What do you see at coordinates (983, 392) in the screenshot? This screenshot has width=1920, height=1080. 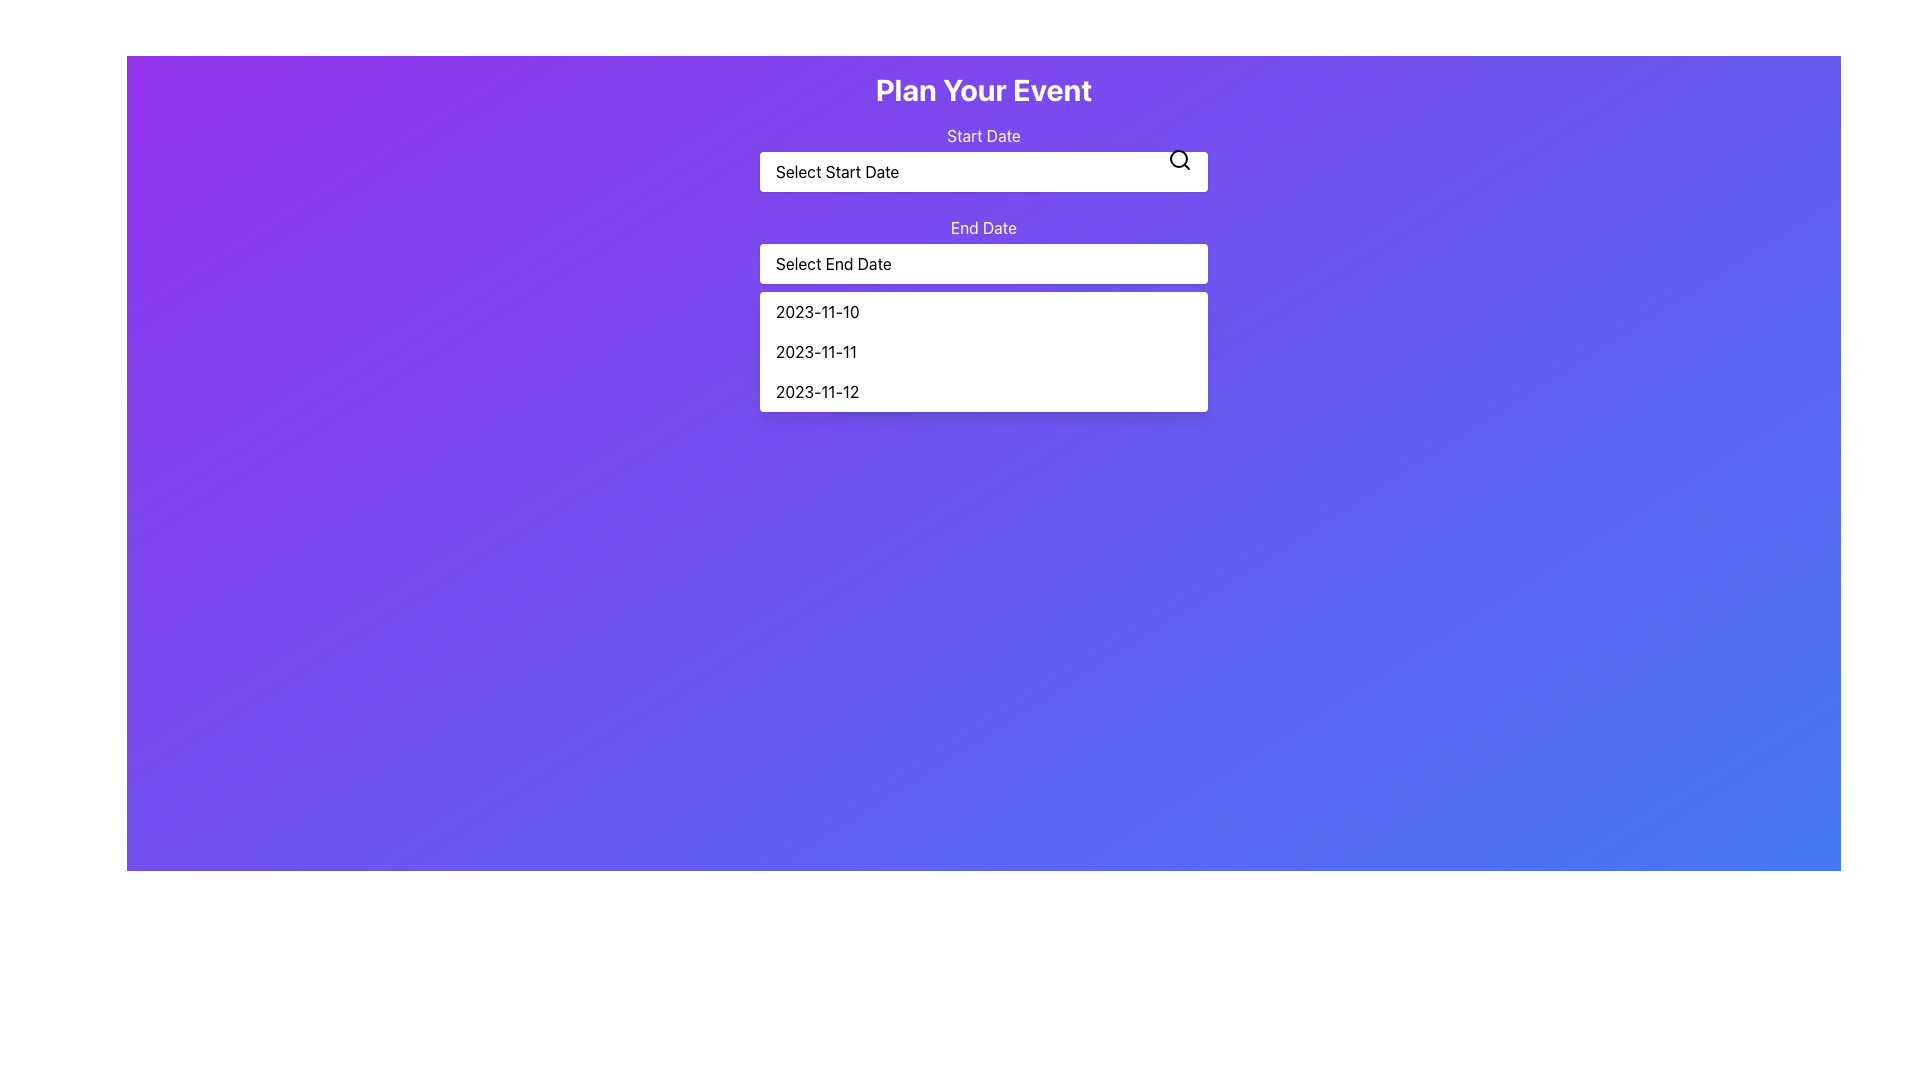 I see `the third item in the dropdown list which sets the date '2023-11-12' as the selection` at bounding box center [983, 392].